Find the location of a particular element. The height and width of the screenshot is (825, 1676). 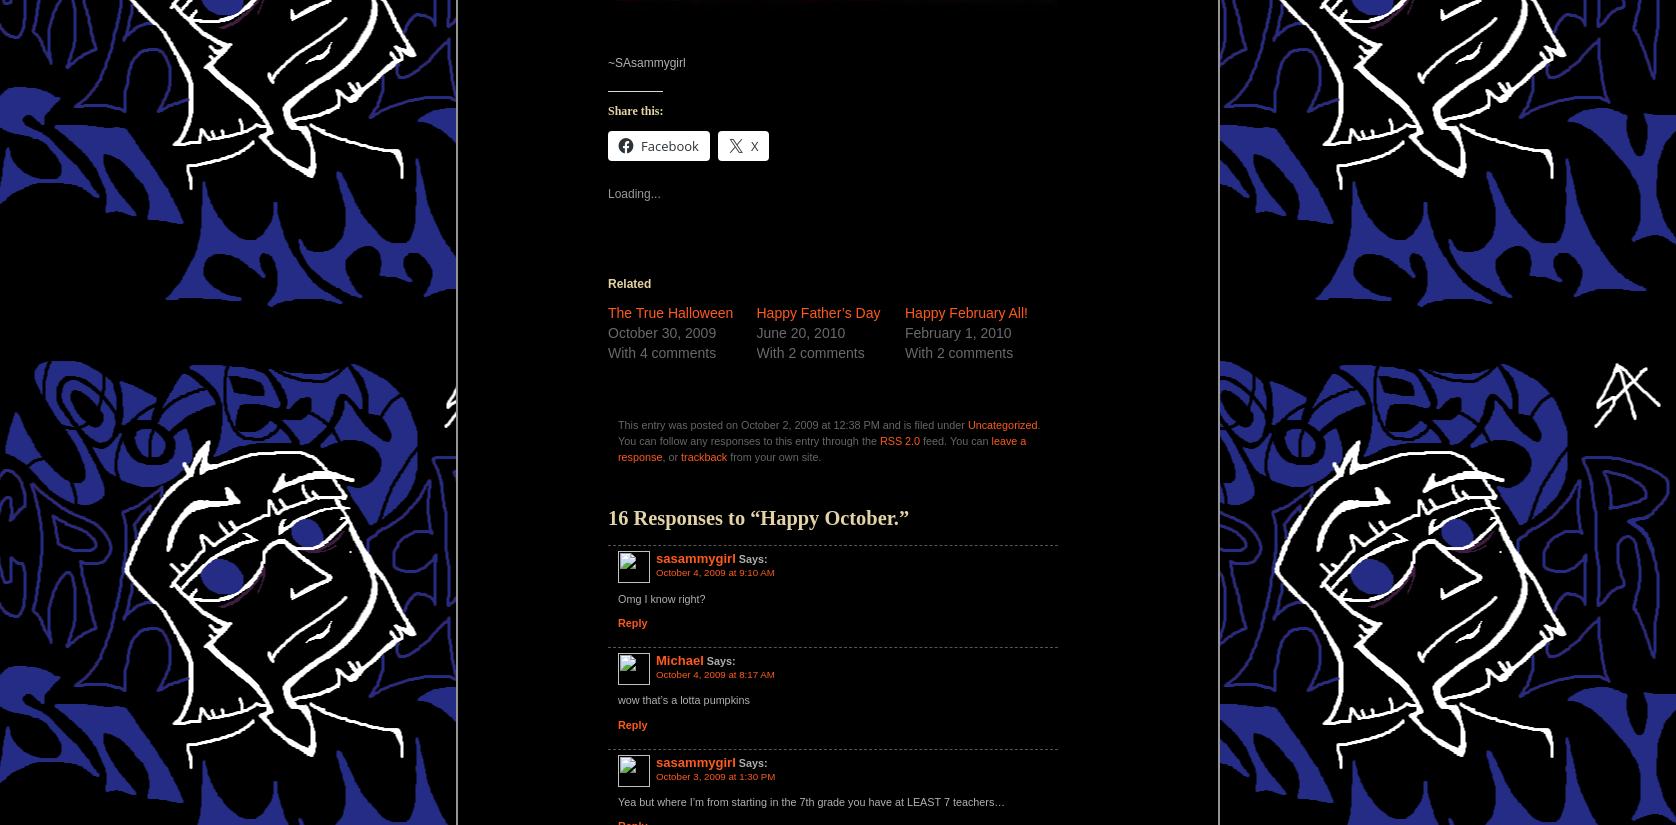

'16 Responses to “Happy October.”' is located at coordinates (608, 516).